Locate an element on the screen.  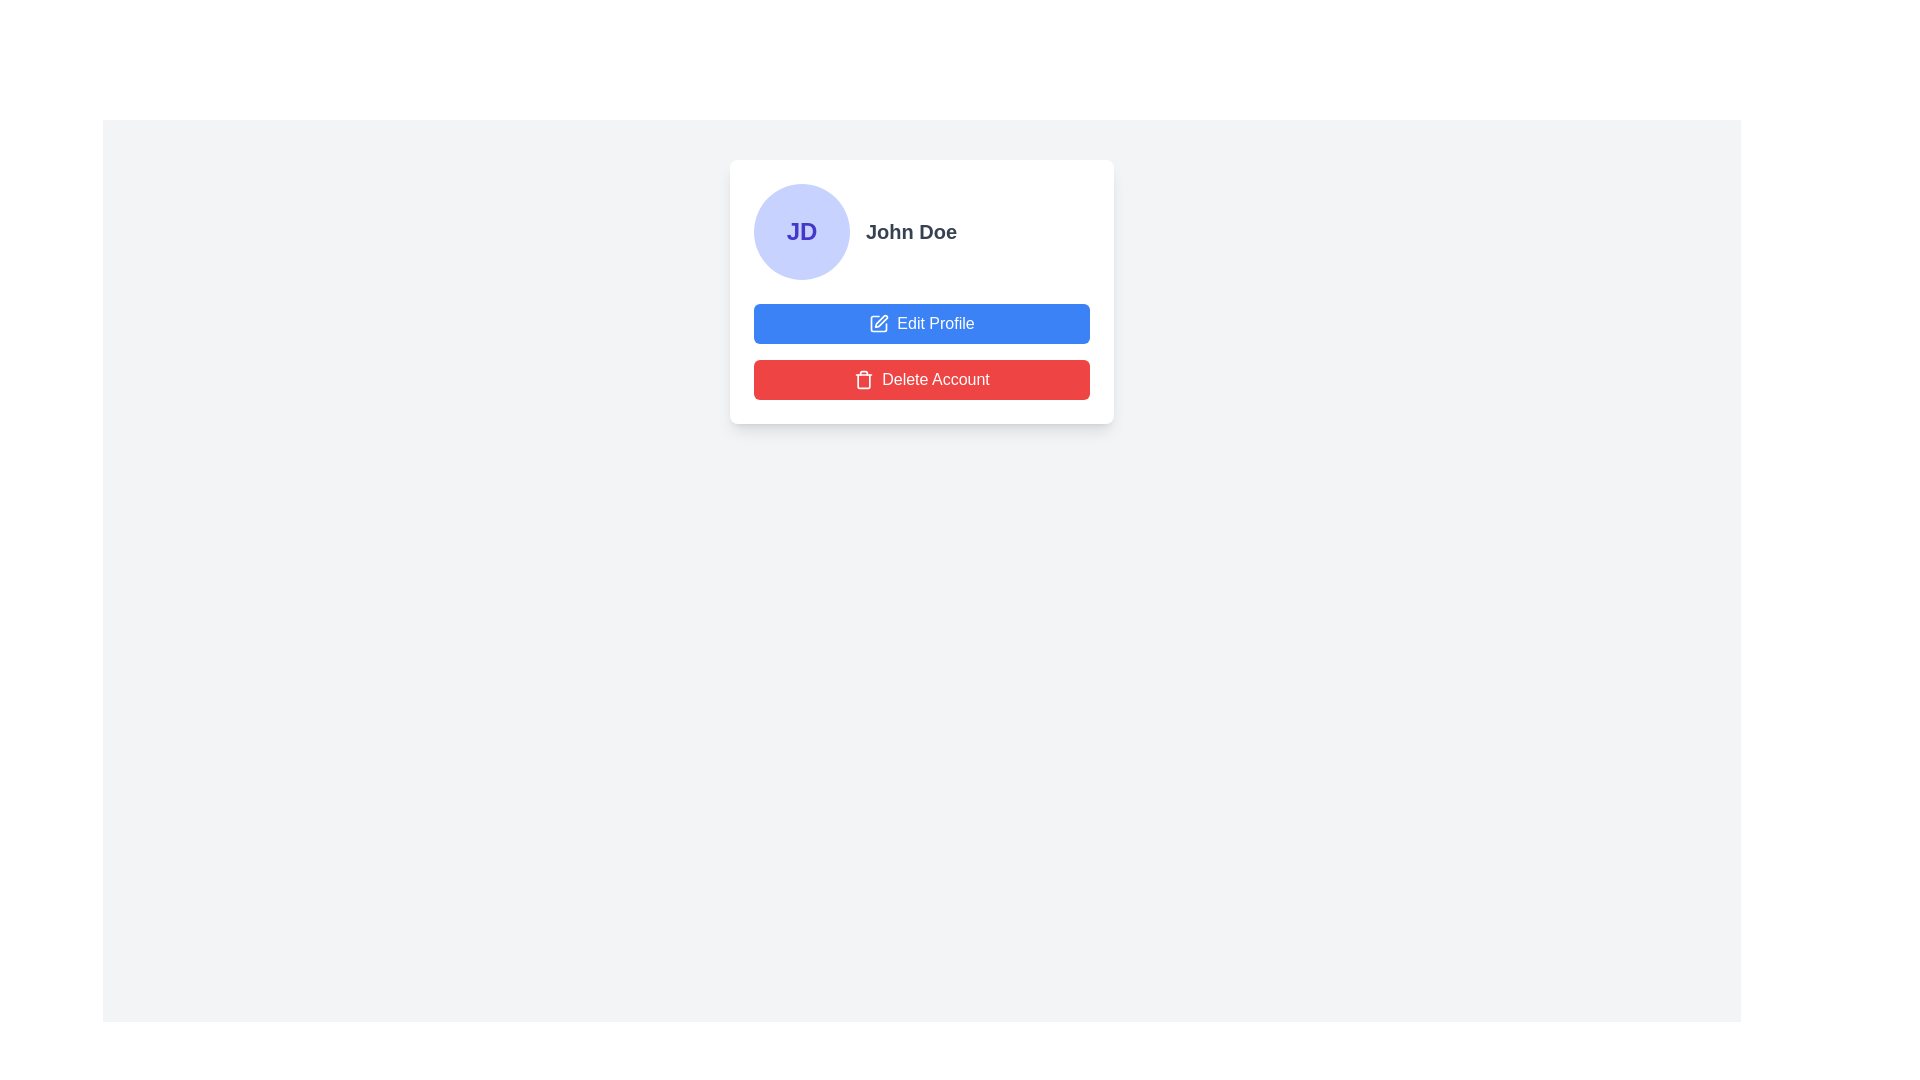
the 'Delete Account' button, which is a white text on a red background, to initiate the account deletion process is located at coordinates (935, 380).